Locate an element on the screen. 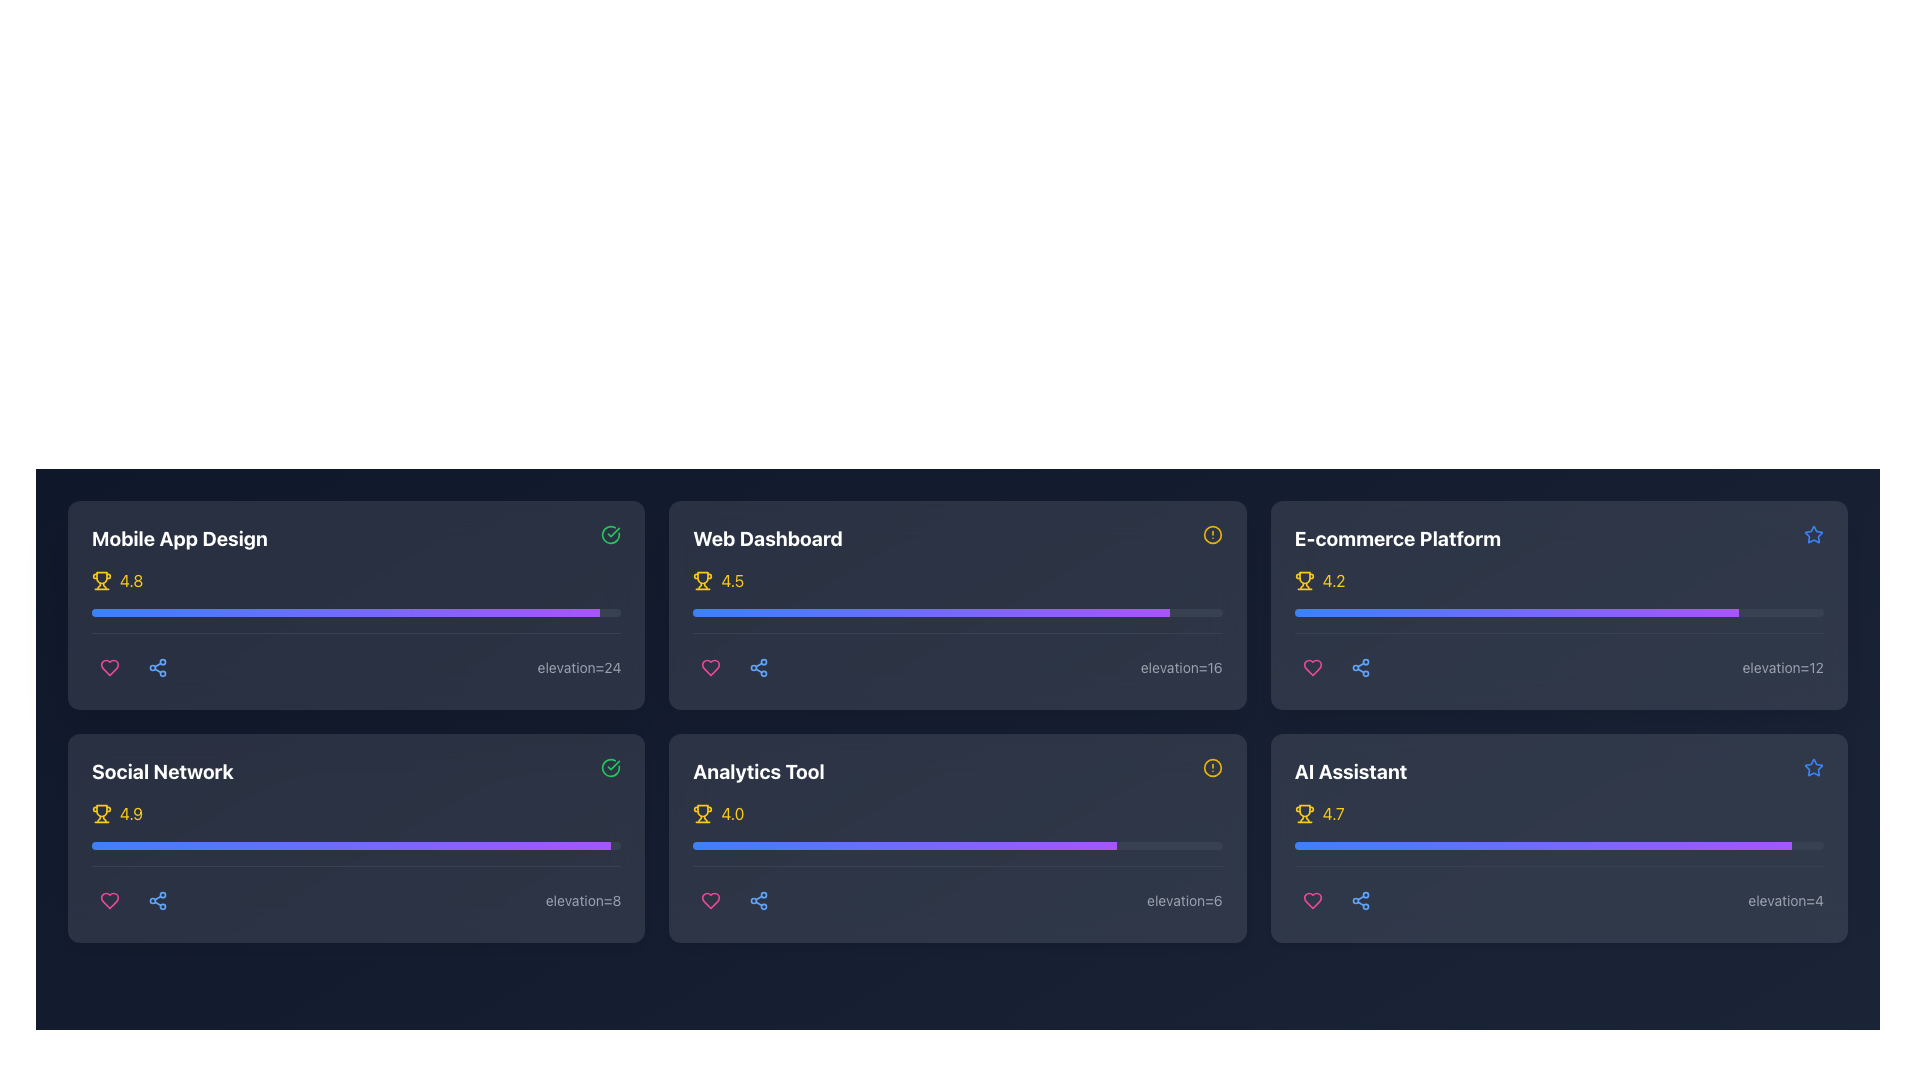 This screenshot has width=1920, height=1080. the heart icon located in the bottom-right corner of the 'Mobile App Design' card is located at coordinates (109, 667).